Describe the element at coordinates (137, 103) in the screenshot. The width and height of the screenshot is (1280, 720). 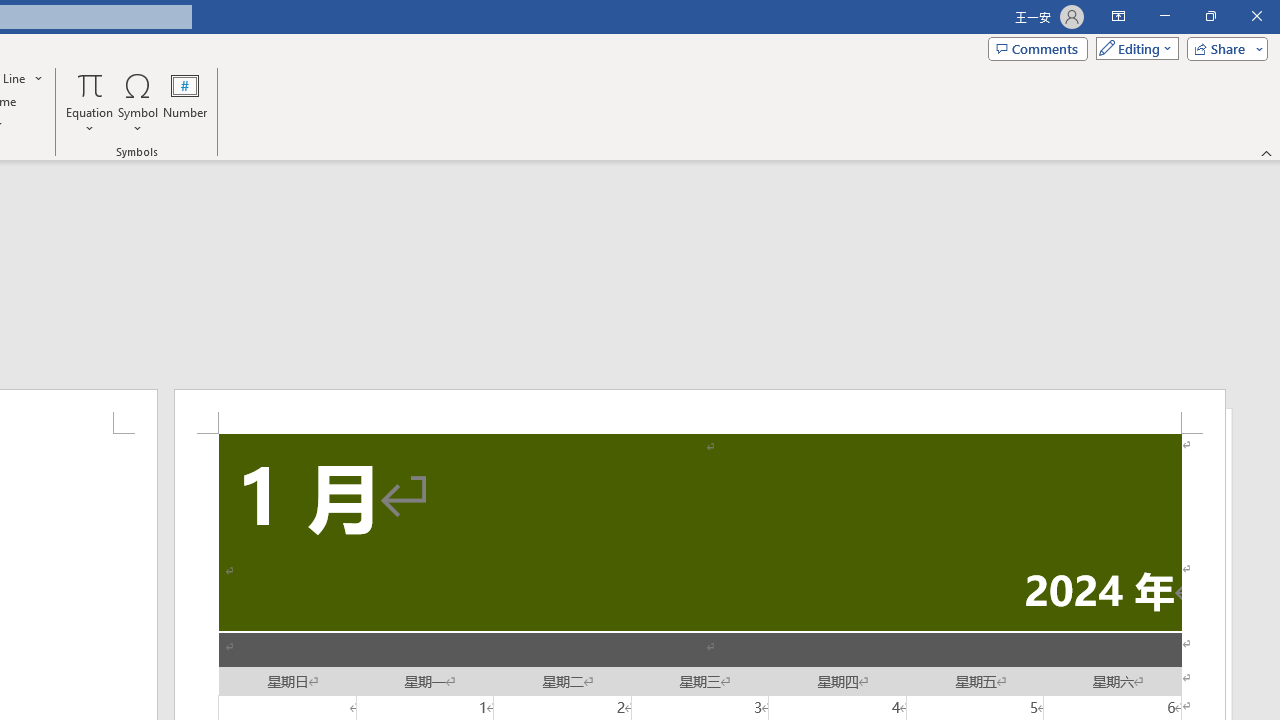
I see `'Symbol'` at that location.